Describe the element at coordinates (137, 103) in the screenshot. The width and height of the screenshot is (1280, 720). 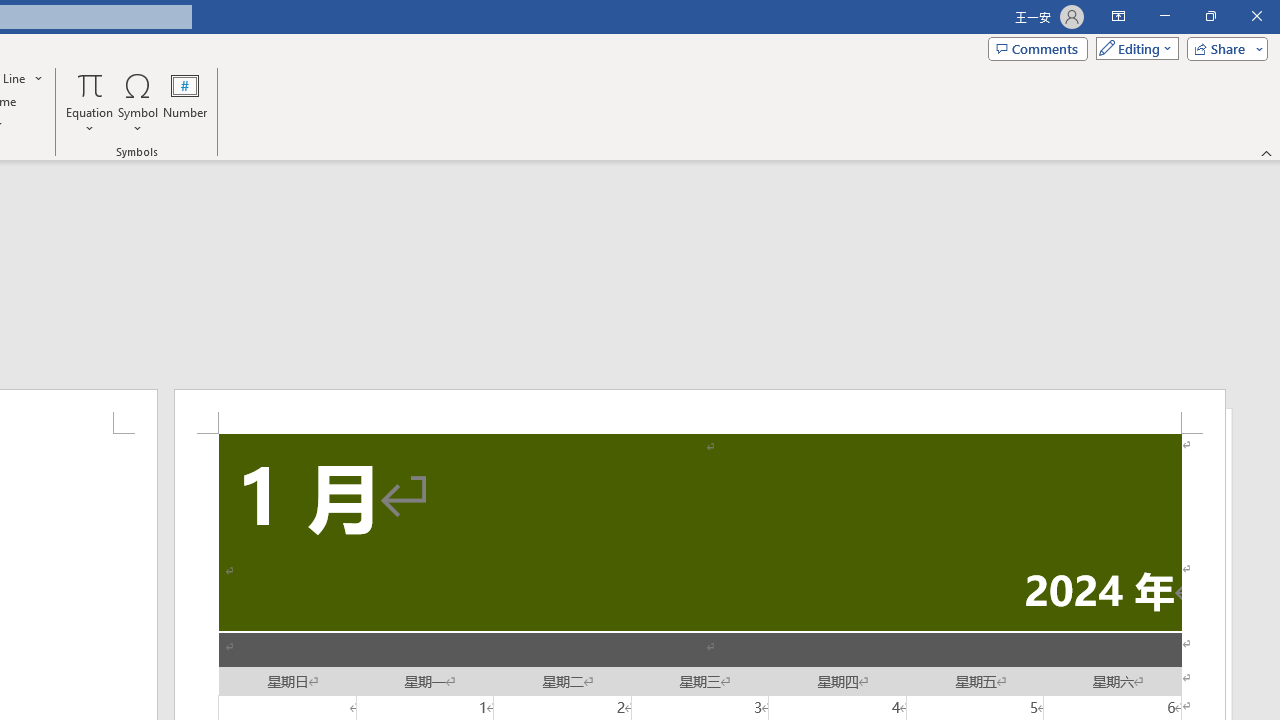
I see `'Symbol'` at that location.